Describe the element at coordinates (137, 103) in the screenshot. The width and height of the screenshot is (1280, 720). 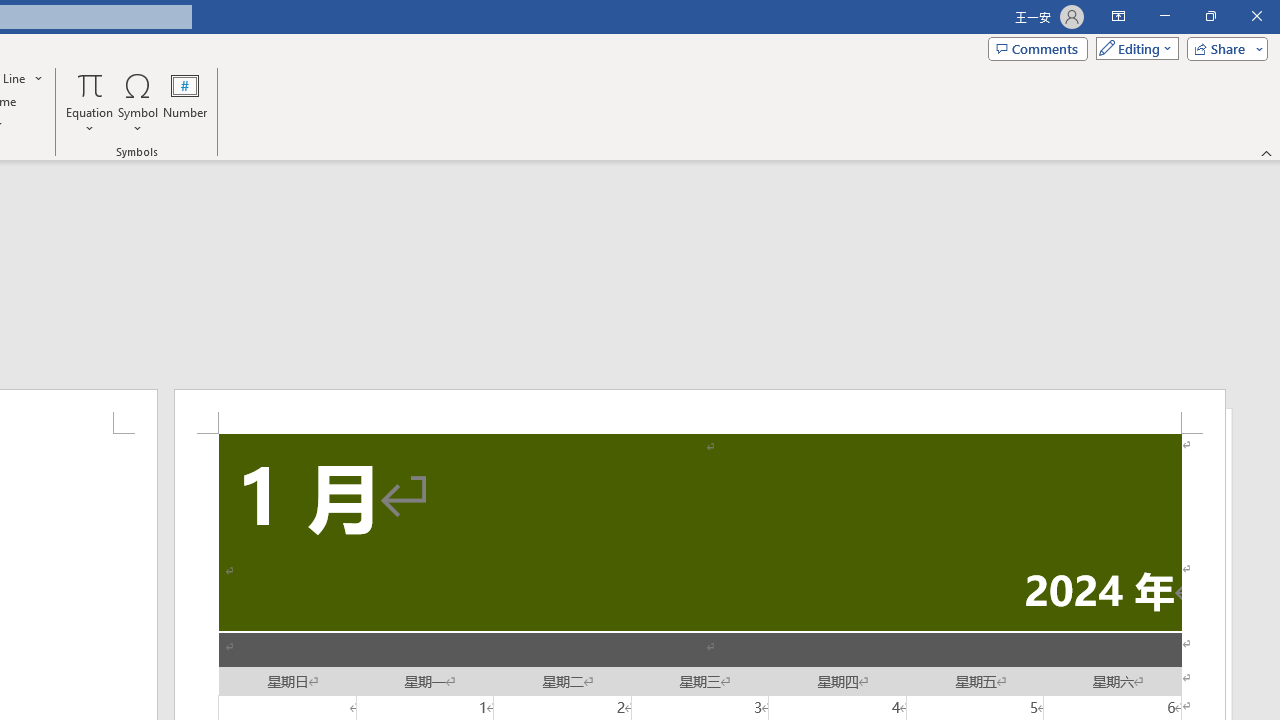
I see `'Symbol'` at that location.